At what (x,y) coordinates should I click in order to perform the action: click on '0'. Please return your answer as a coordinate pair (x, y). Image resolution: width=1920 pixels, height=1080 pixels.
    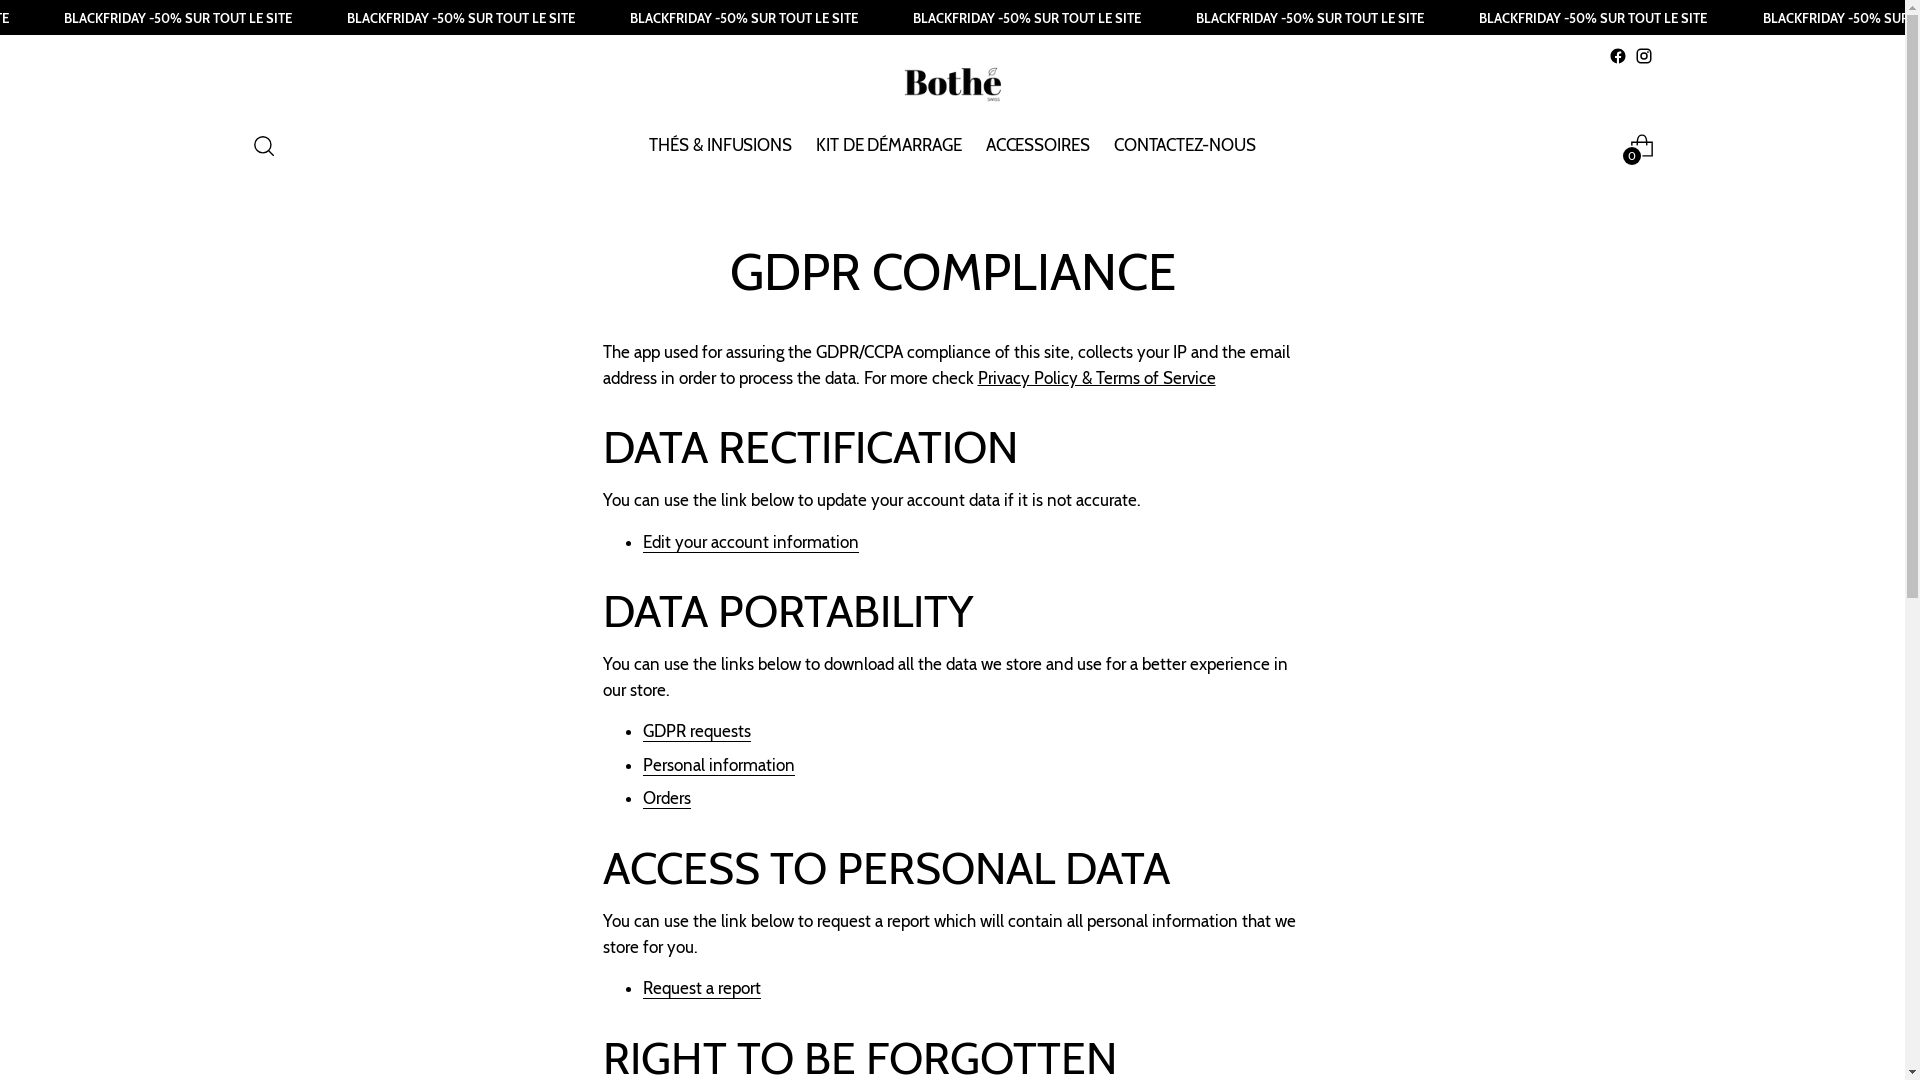
    Looking at the image, I should click on (1641, 145).